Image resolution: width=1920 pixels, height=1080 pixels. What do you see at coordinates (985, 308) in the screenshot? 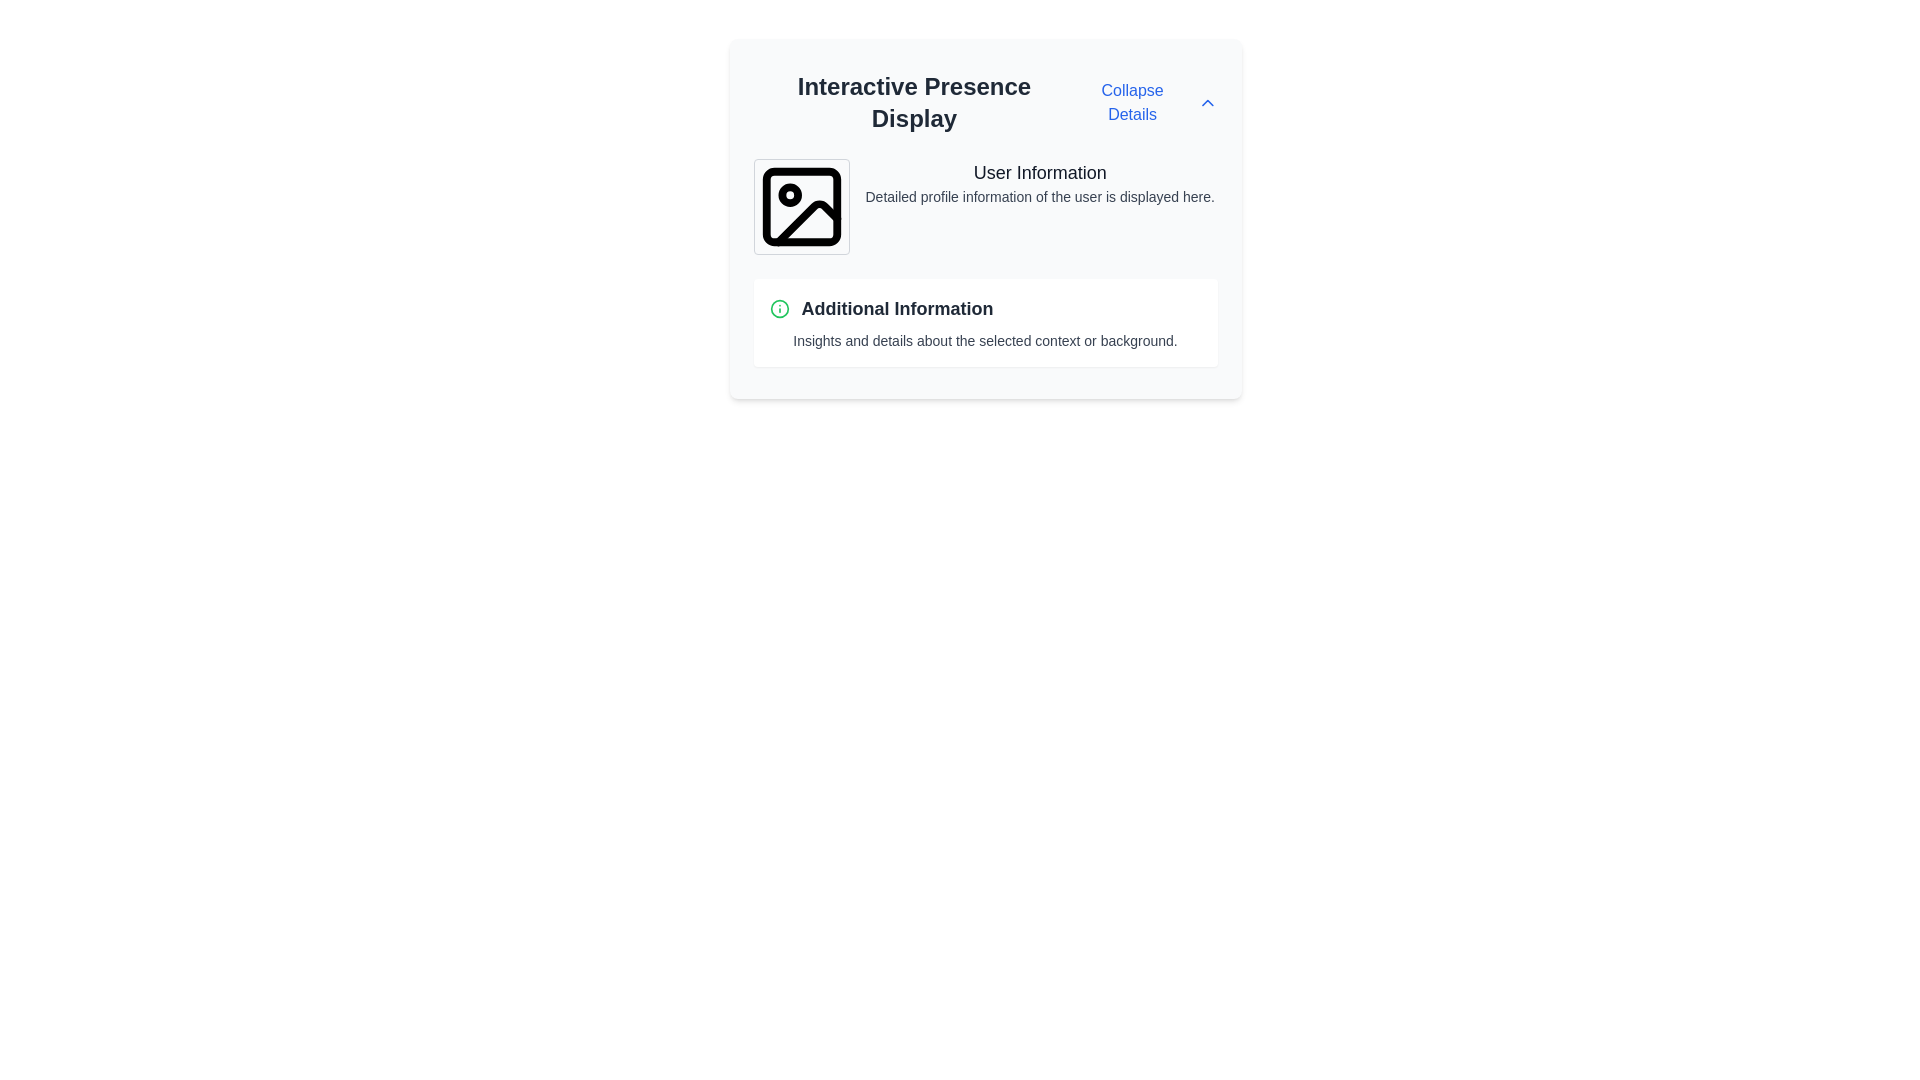
I see `the icon in the Title row labeled 'Additional Information', which features a green circle with an information symbol` at bounding box center [985, 308].